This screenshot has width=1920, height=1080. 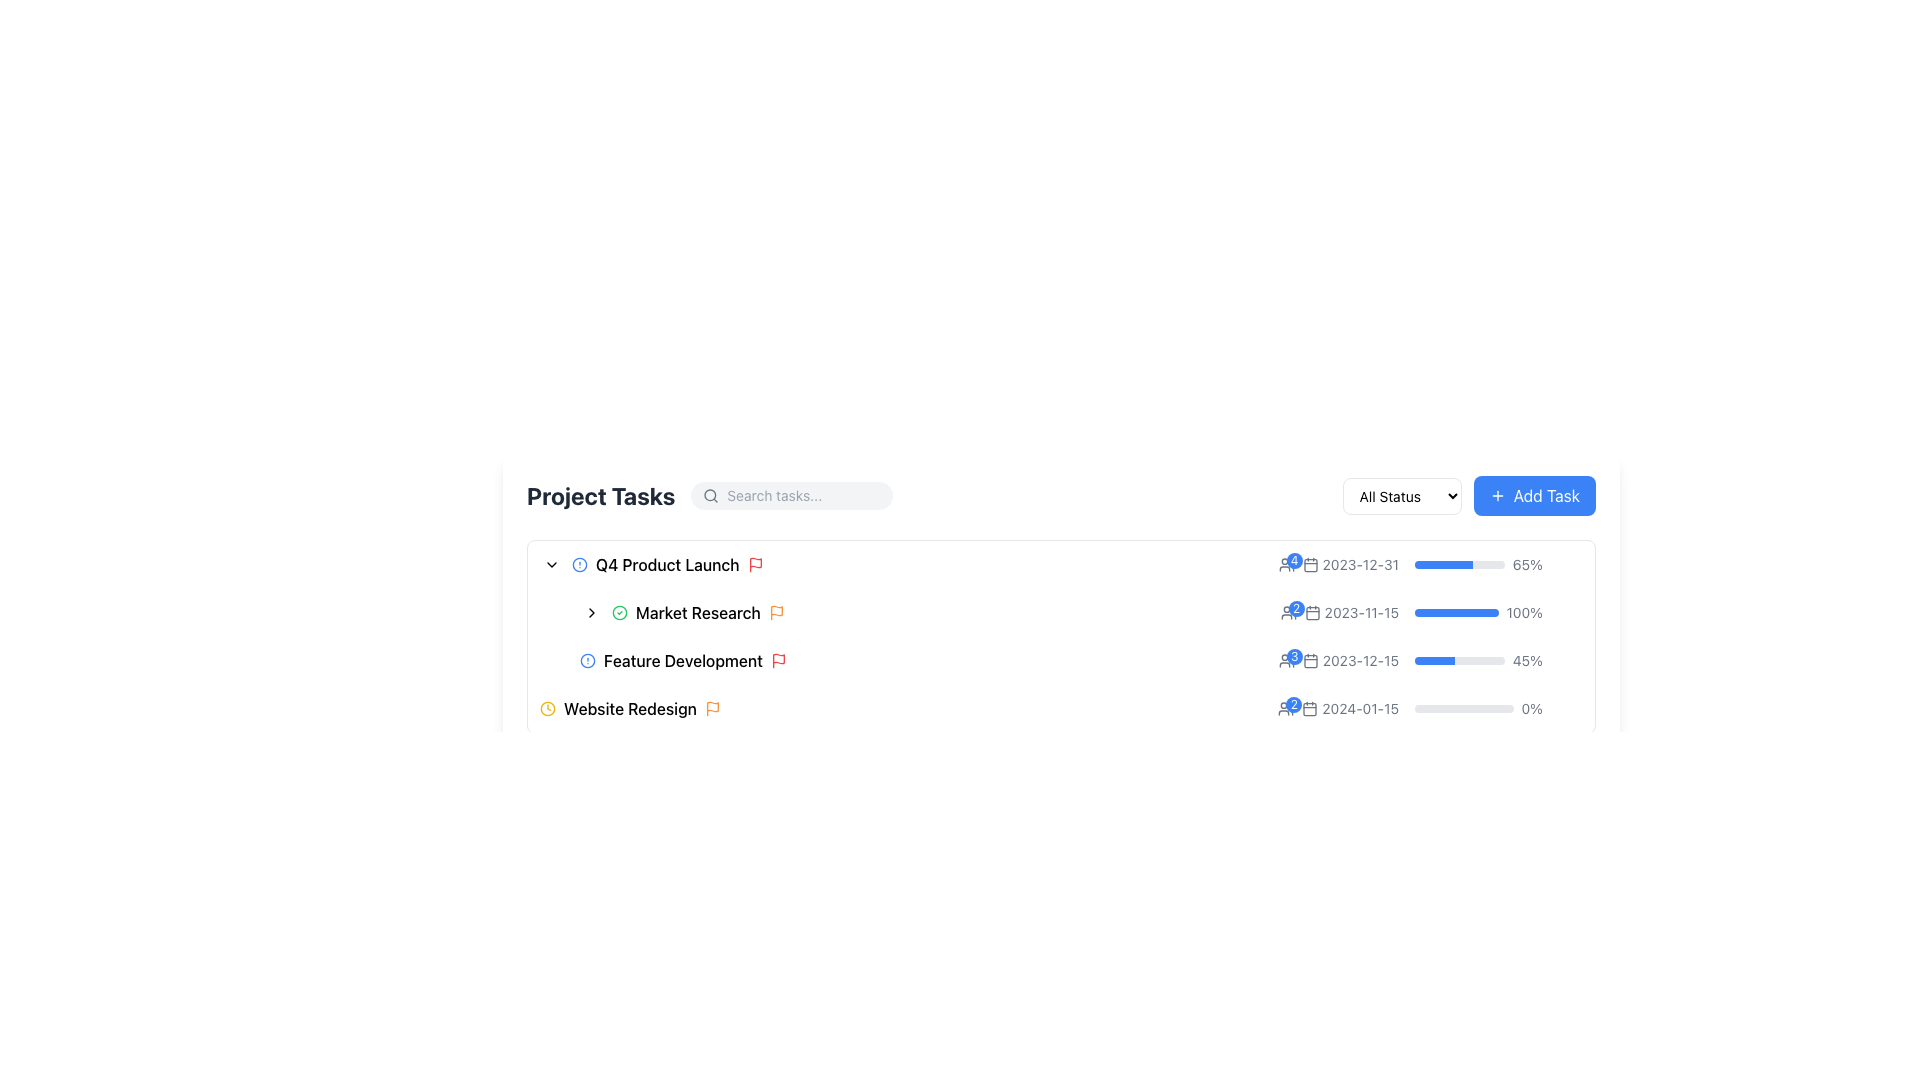 I want to click on progress percentage from the rounded progress bar with a visible percentage label indicating 65%, located on the right side of the task row aligned with the date label '2023-12-31', so click(x=1478, y=564).